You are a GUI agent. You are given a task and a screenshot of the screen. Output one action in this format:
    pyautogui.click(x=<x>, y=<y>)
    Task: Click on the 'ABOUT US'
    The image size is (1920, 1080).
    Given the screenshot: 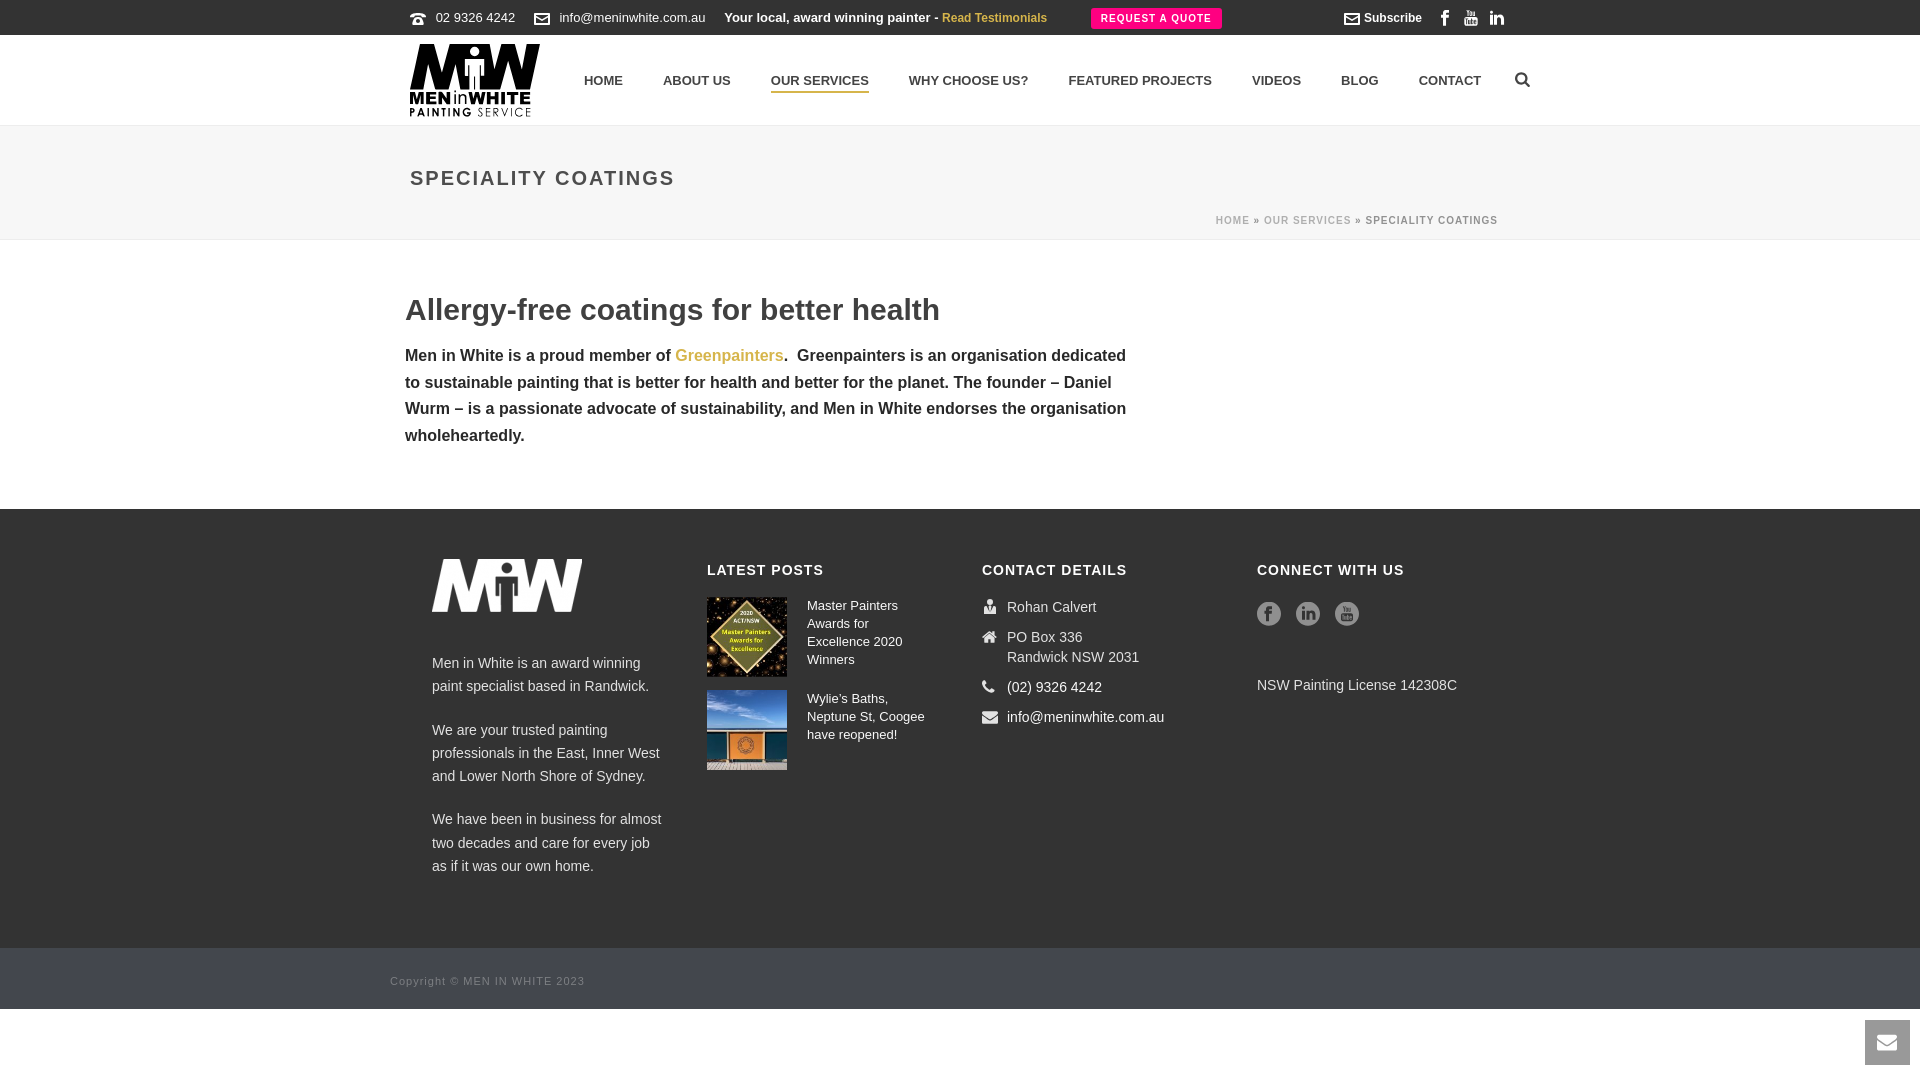 What is the action you would take?
    pyautogui.click(x=696, y=80)
    